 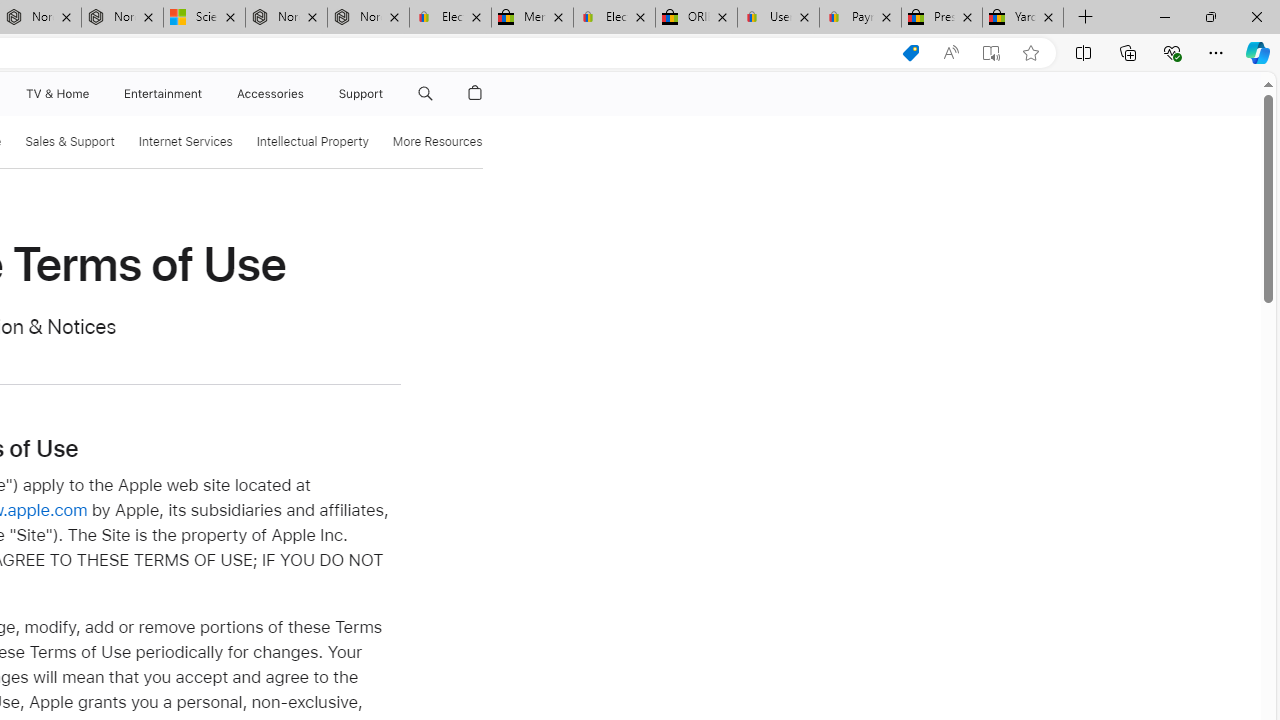 What do you see at coordinates (474, 93) in the screenshot?
I see `'Shopping Bag'` at bounding box center [474, 93].